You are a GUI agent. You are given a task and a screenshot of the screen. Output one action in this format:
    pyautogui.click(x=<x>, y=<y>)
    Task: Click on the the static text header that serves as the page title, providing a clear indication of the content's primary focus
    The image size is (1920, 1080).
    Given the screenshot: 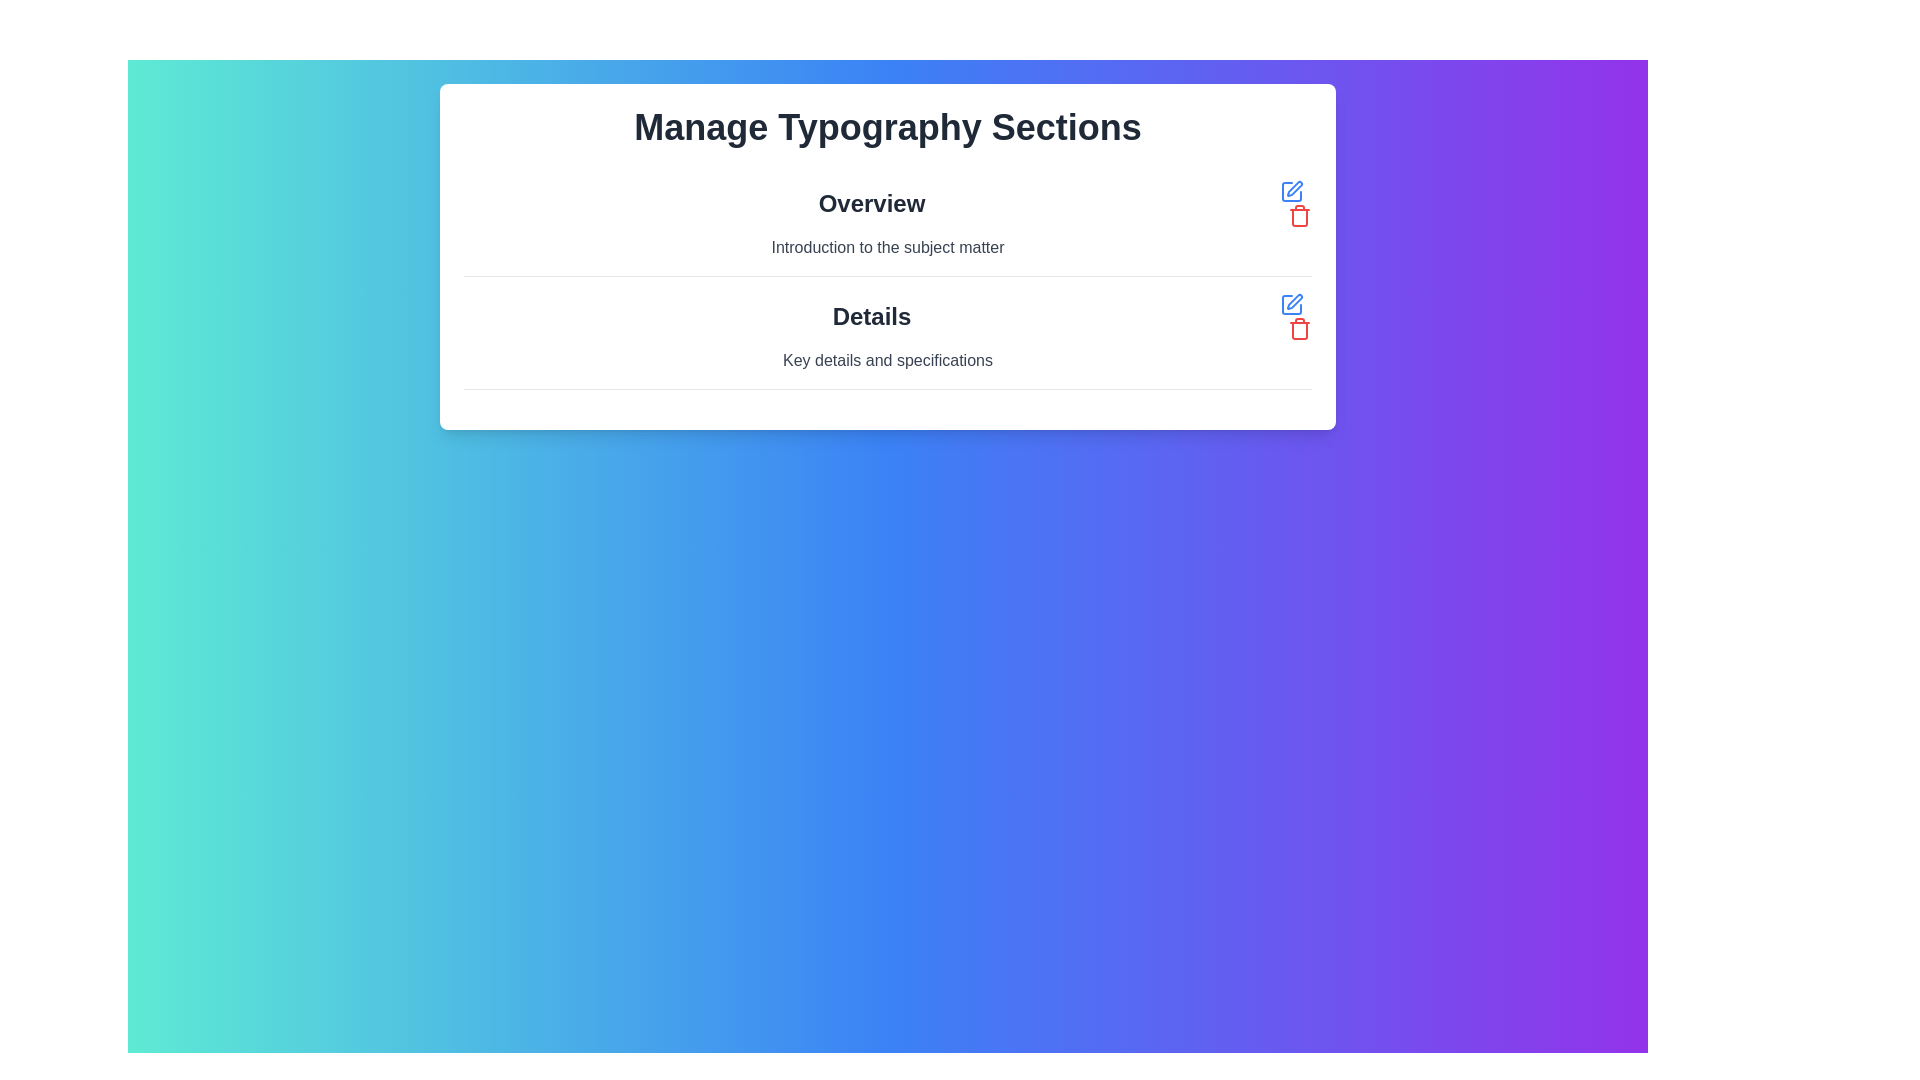 What is the action you would take?
    pyautogui.click(x=887, y=127)
    